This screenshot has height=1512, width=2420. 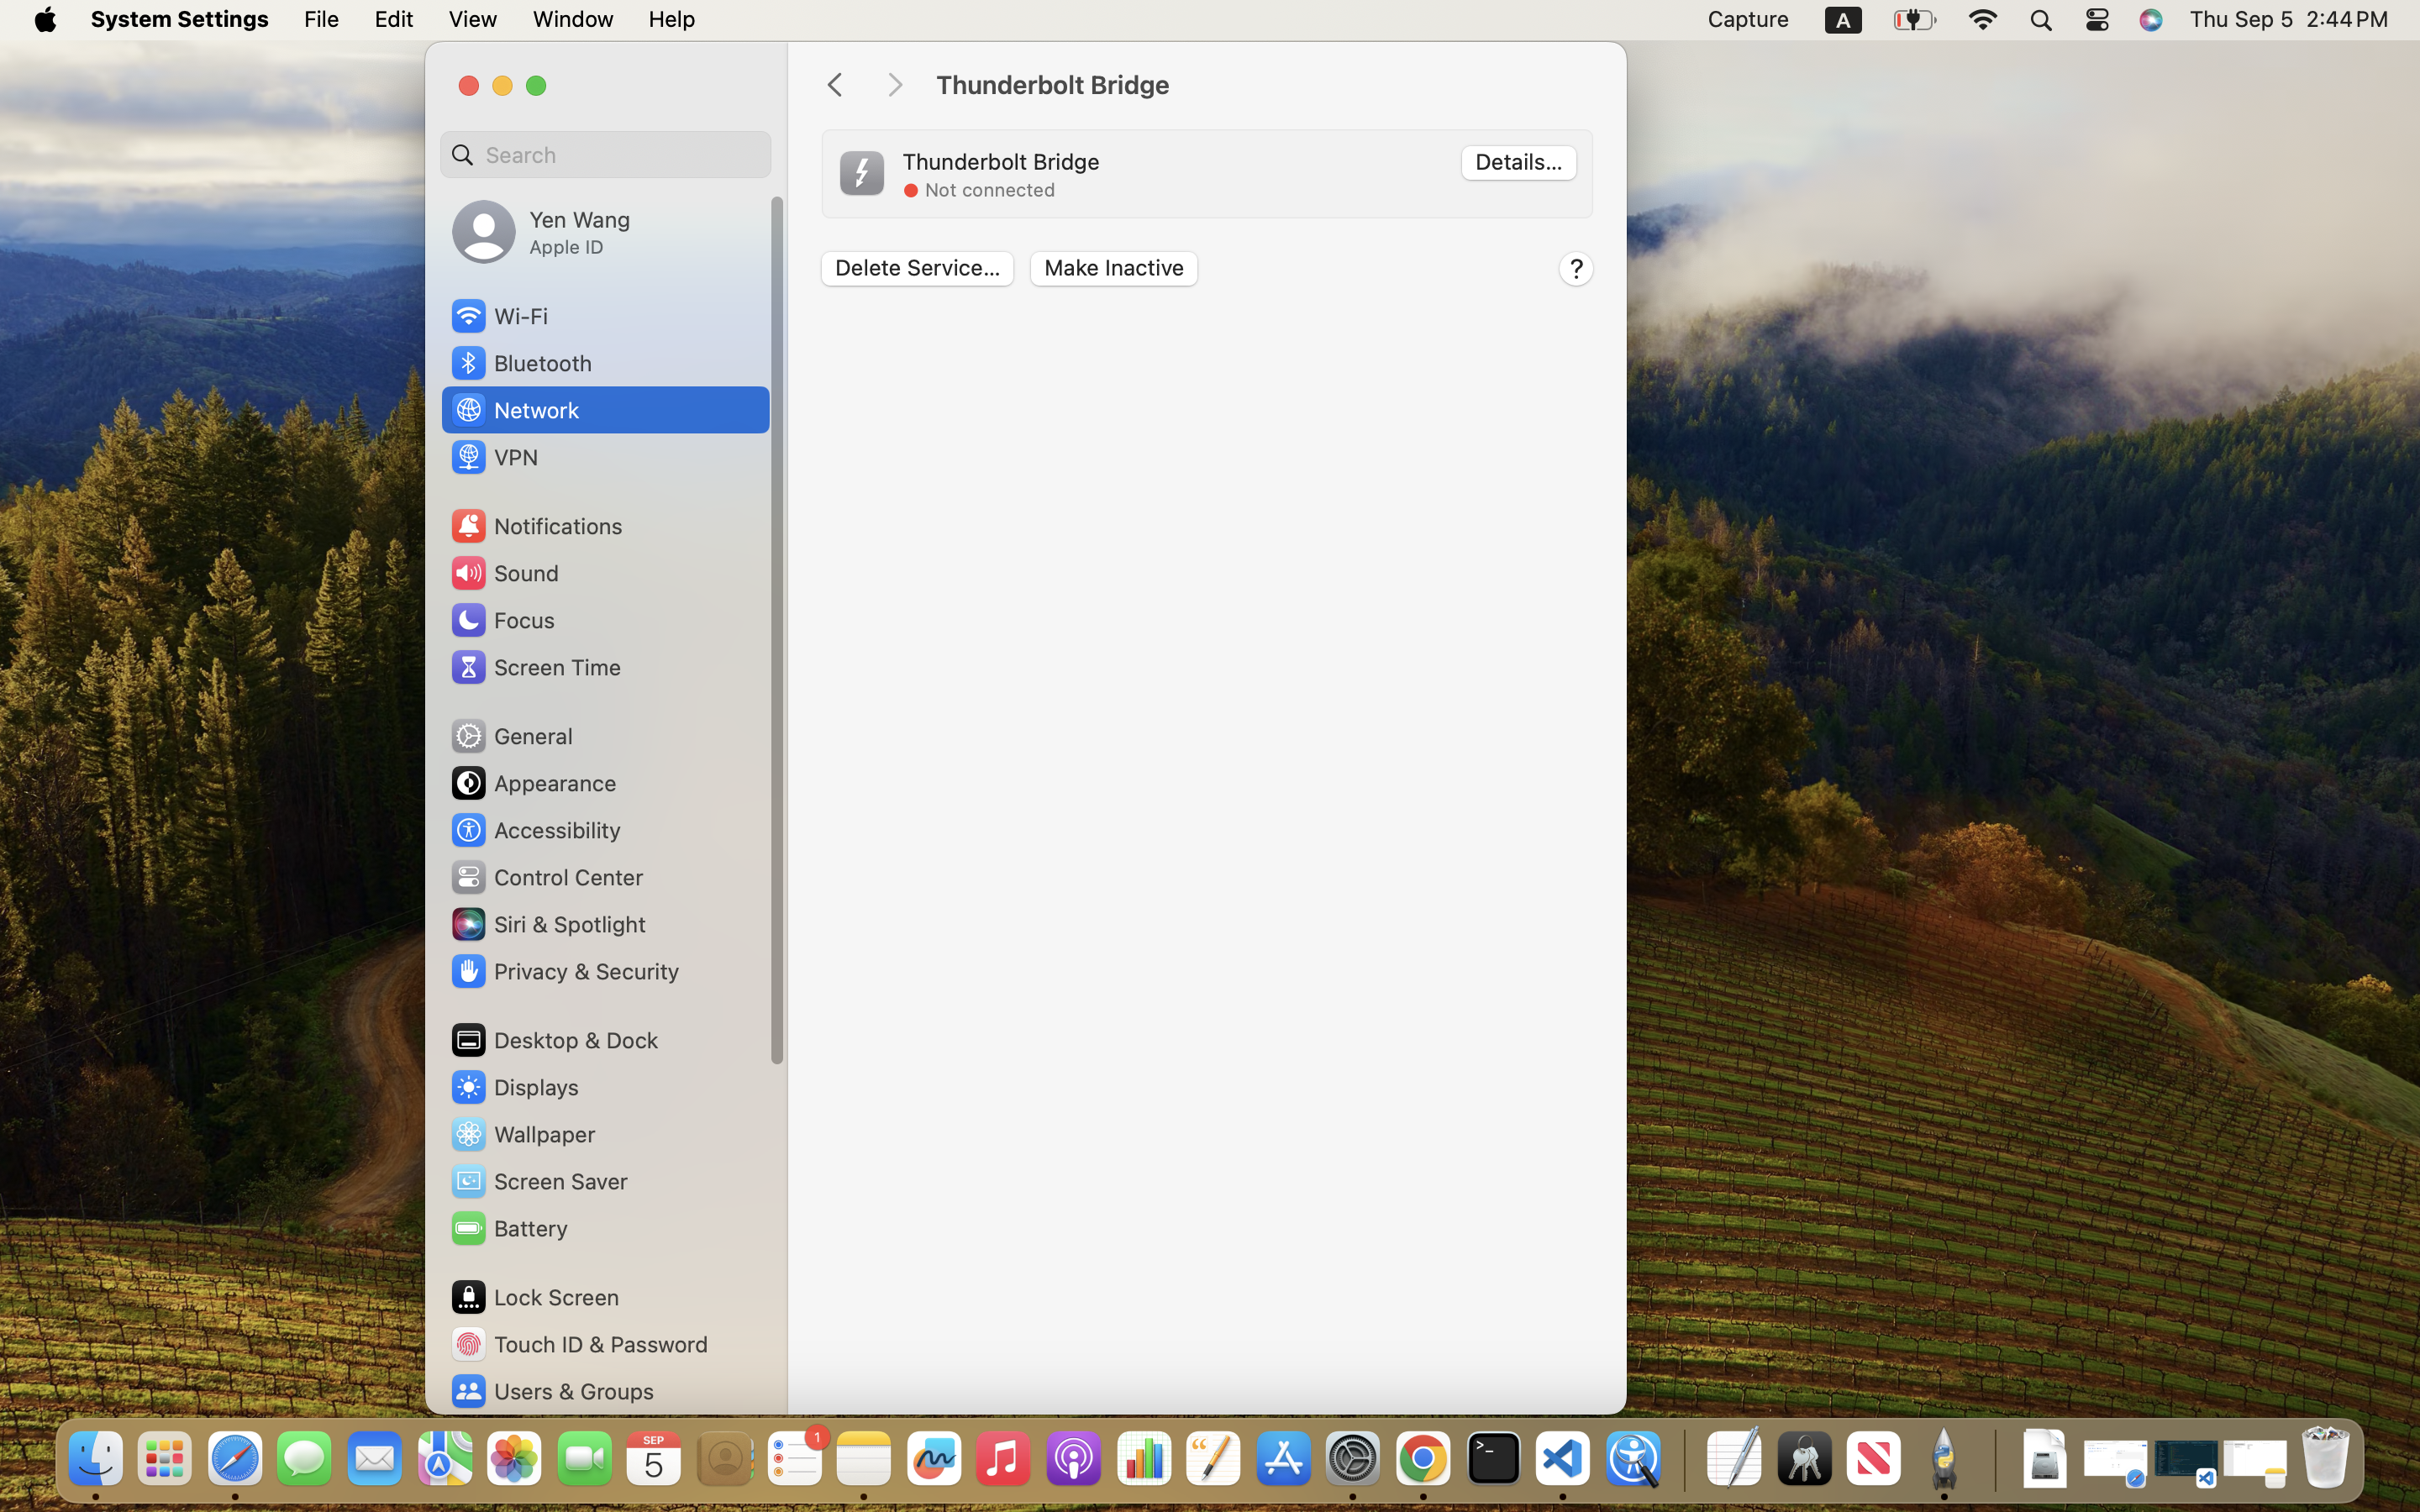 What do you see at coordinates (988, 190) in the screenshot?
I see `'Not connected'` at bounding box center [988, 190].